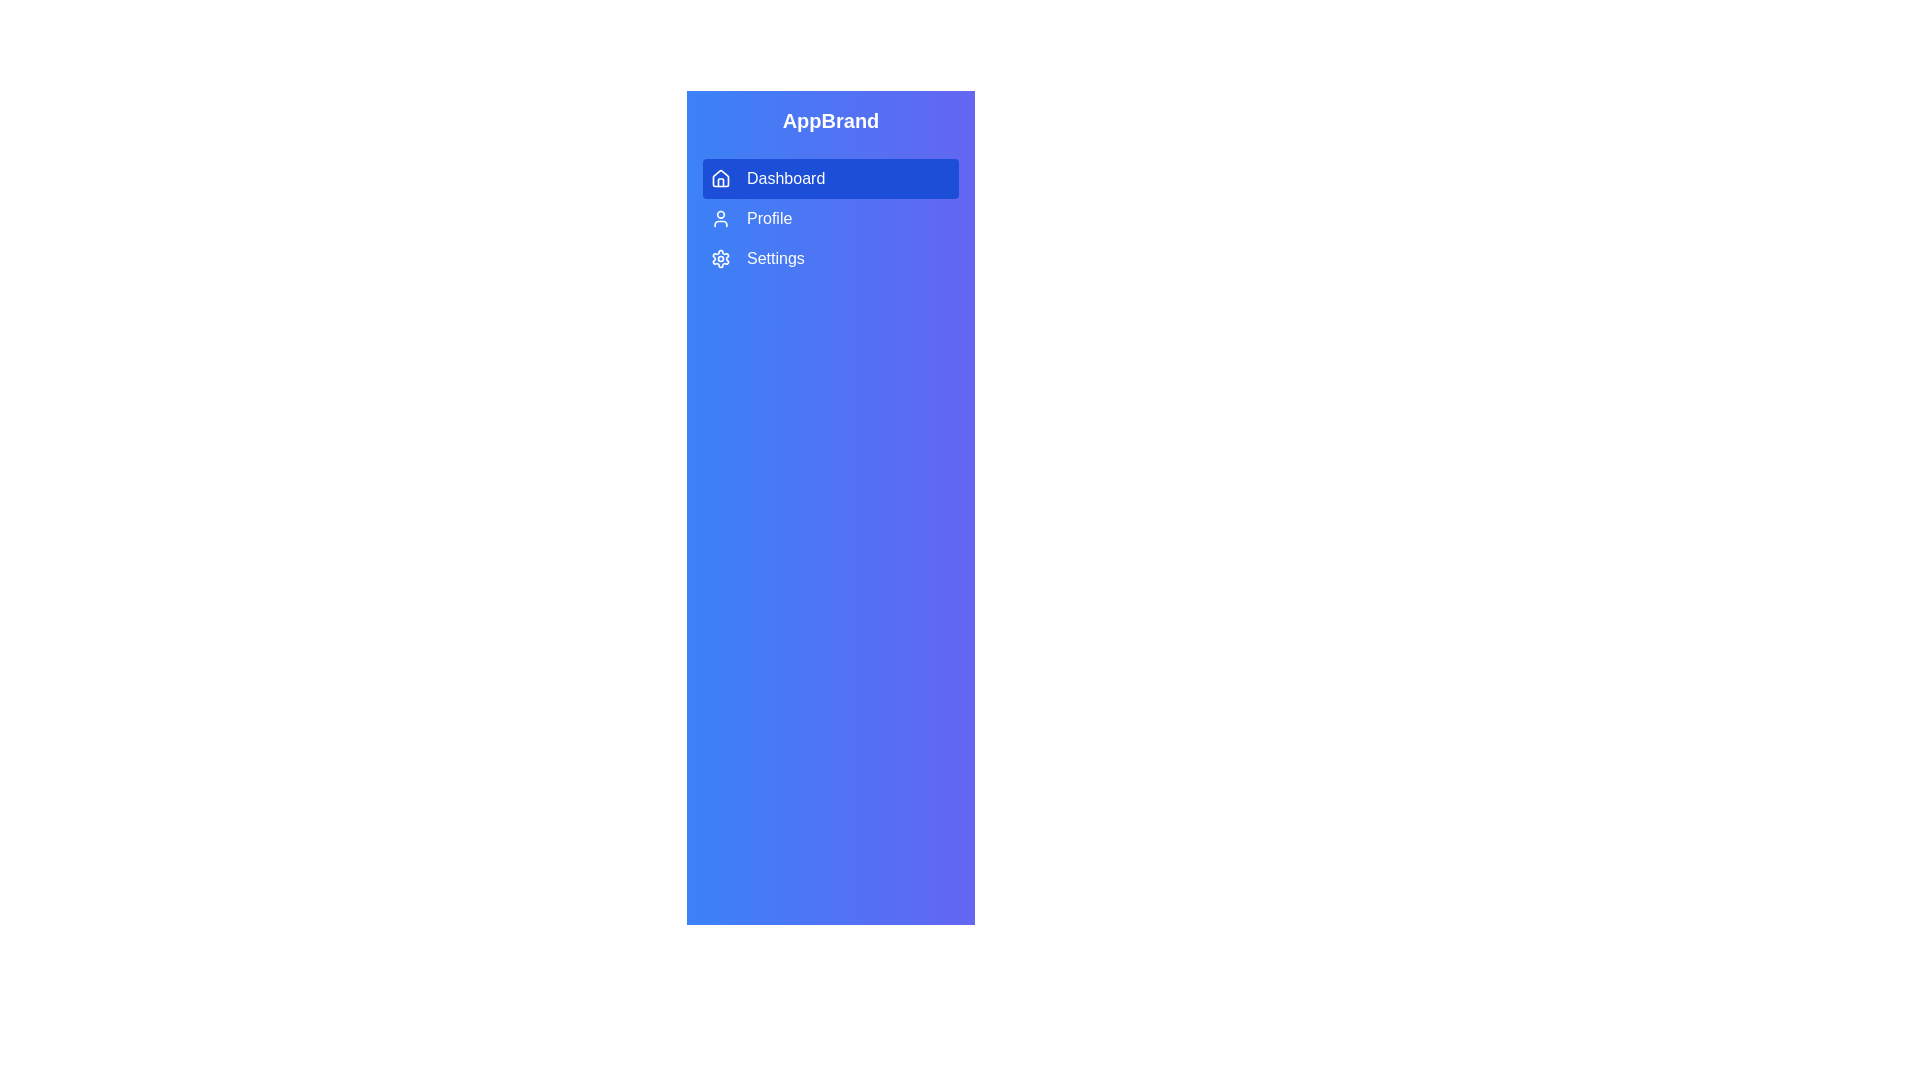  Describe the element at coordinates (785, 177) in the screenshot. I see `the 'Dashboard' text label within the active navigation menu button, which is displayed in a white font on a blue rounded rectangular button` at that location.